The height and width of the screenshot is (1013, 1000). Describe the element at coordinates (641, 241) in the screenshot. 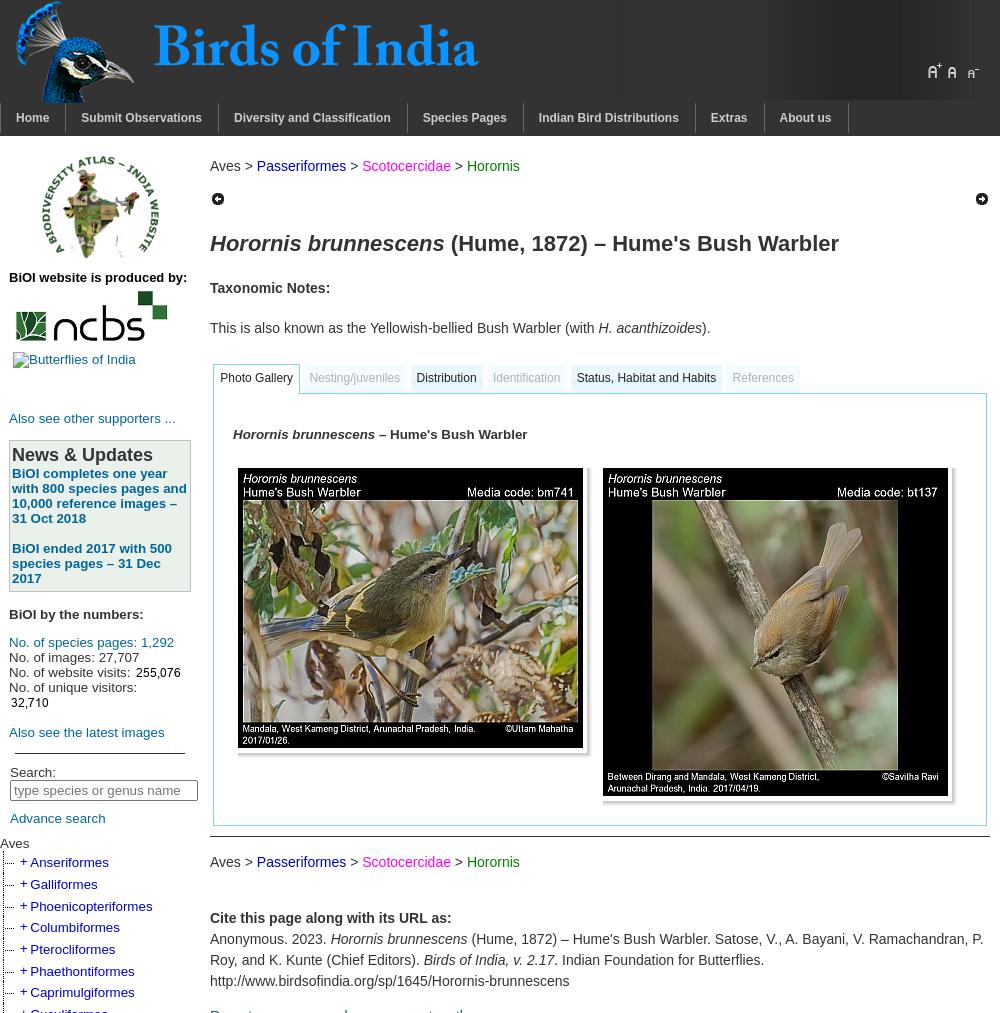

I see `'(Hume, 1872)    – Hume's Bush Warbler'` at that location.